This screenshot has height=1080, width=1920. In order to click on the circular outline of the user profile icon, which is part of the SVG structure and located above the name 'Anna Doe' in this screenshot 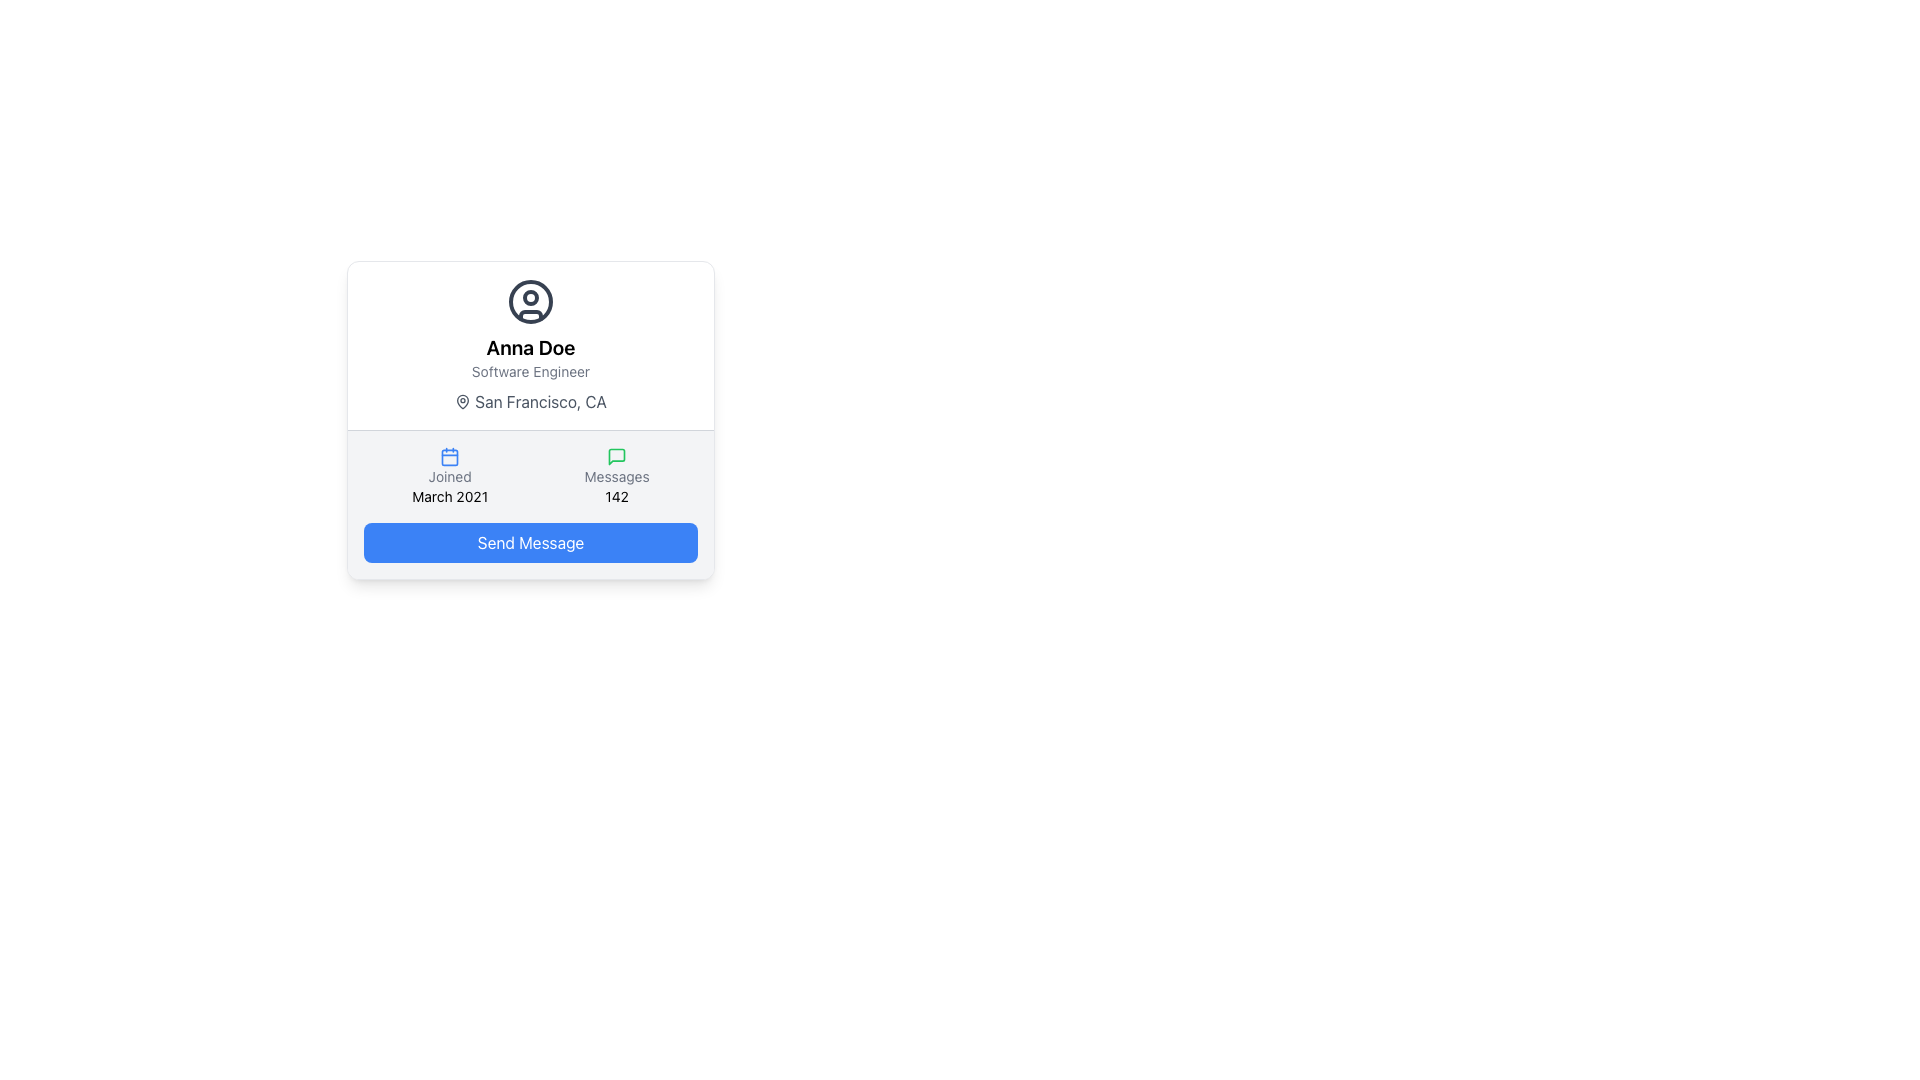, I will do `click(531, 301)`.